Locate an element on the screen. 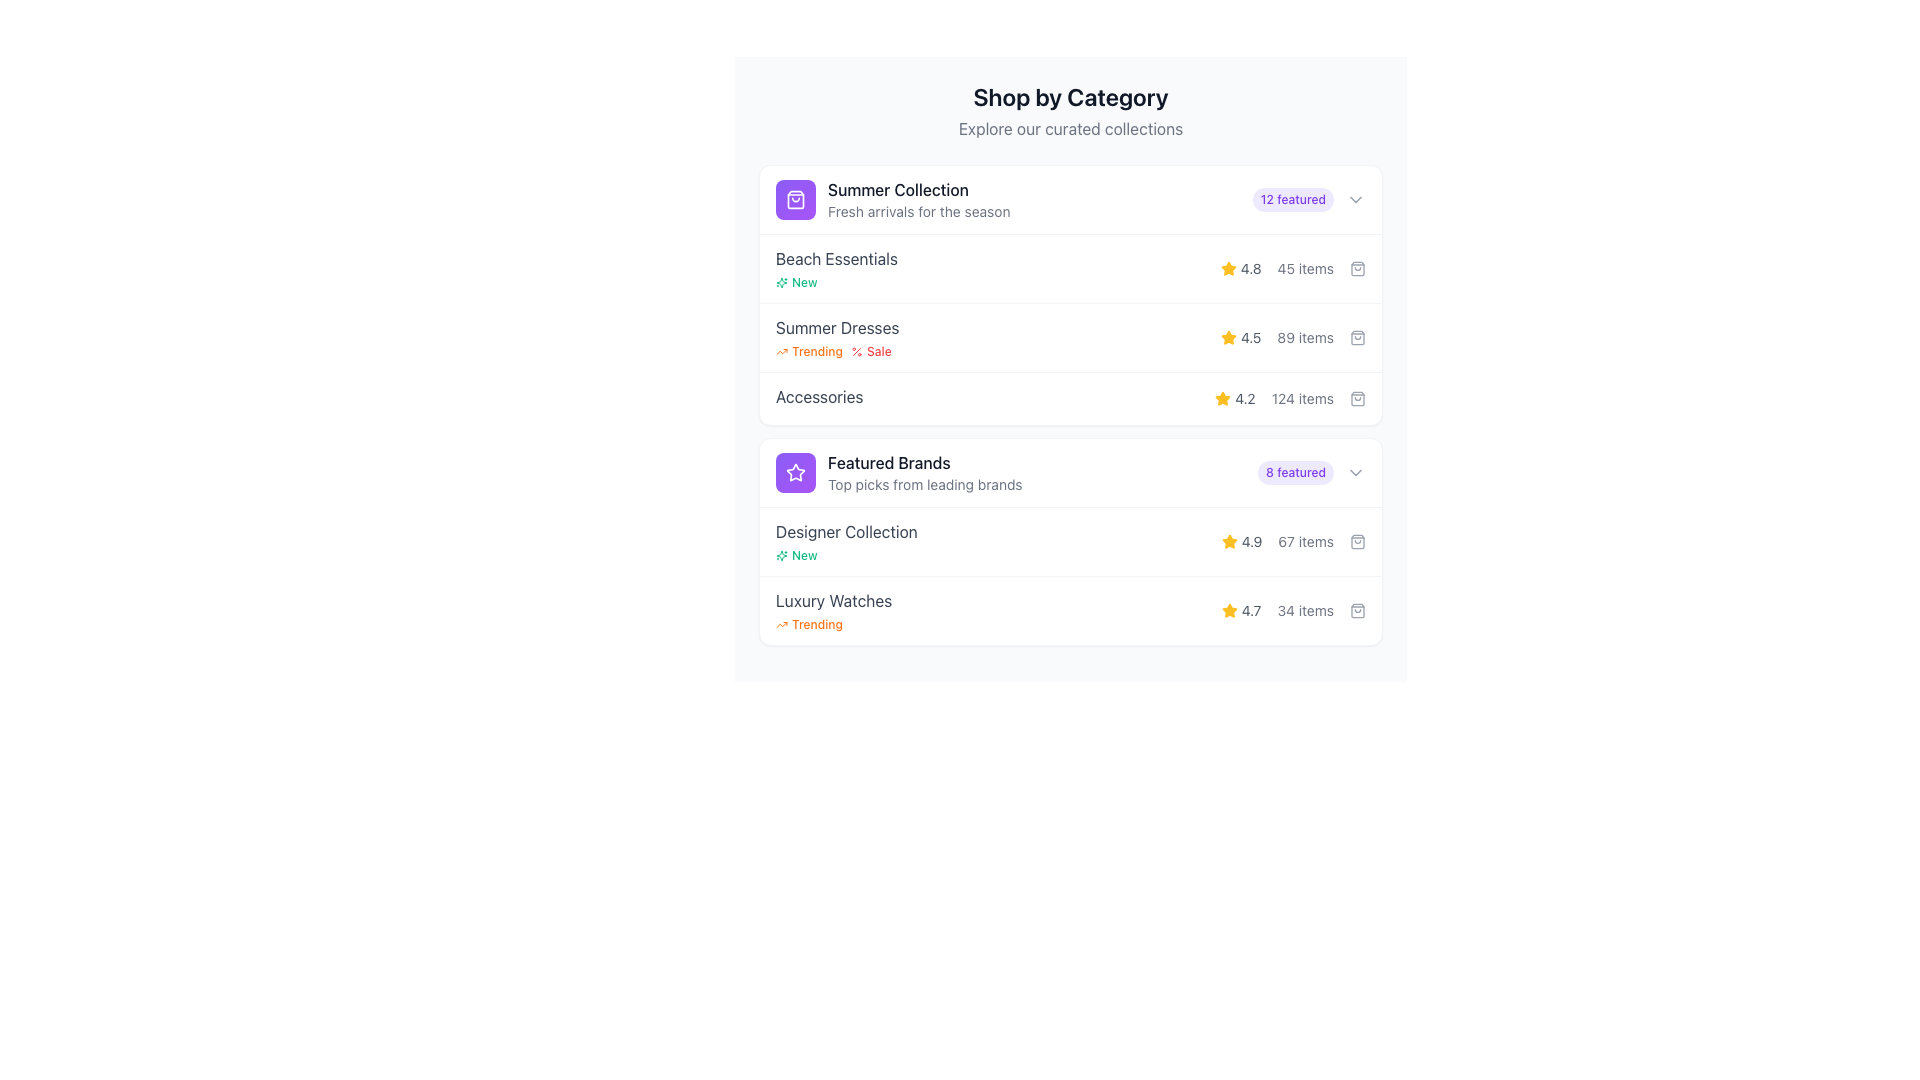 The height and width of the screenshot is (1080, 1920). the 'Luxury Watches' text label in the 'Featured Brands' section is located at coordinates (834, 600).